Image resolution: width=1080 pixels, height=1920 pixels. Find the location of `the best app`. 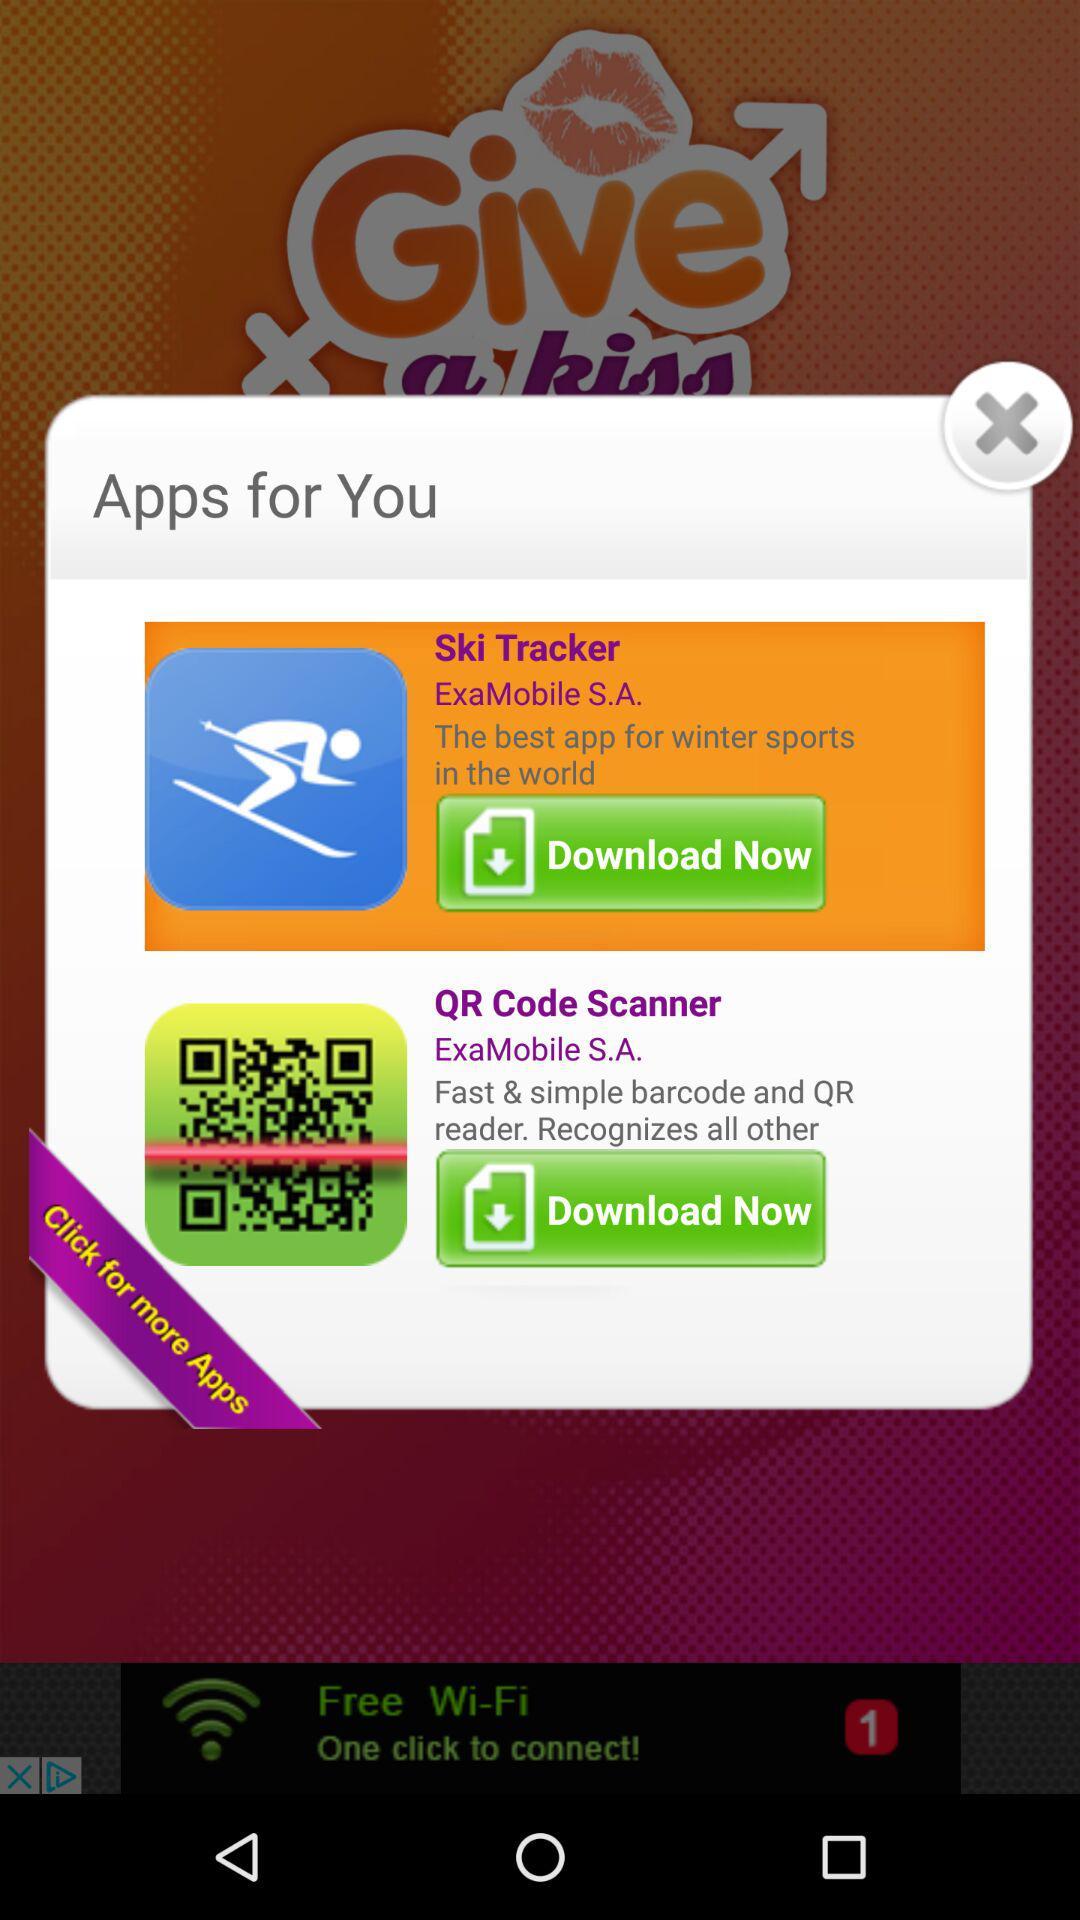

the best app is located at coordinates (649, 752).